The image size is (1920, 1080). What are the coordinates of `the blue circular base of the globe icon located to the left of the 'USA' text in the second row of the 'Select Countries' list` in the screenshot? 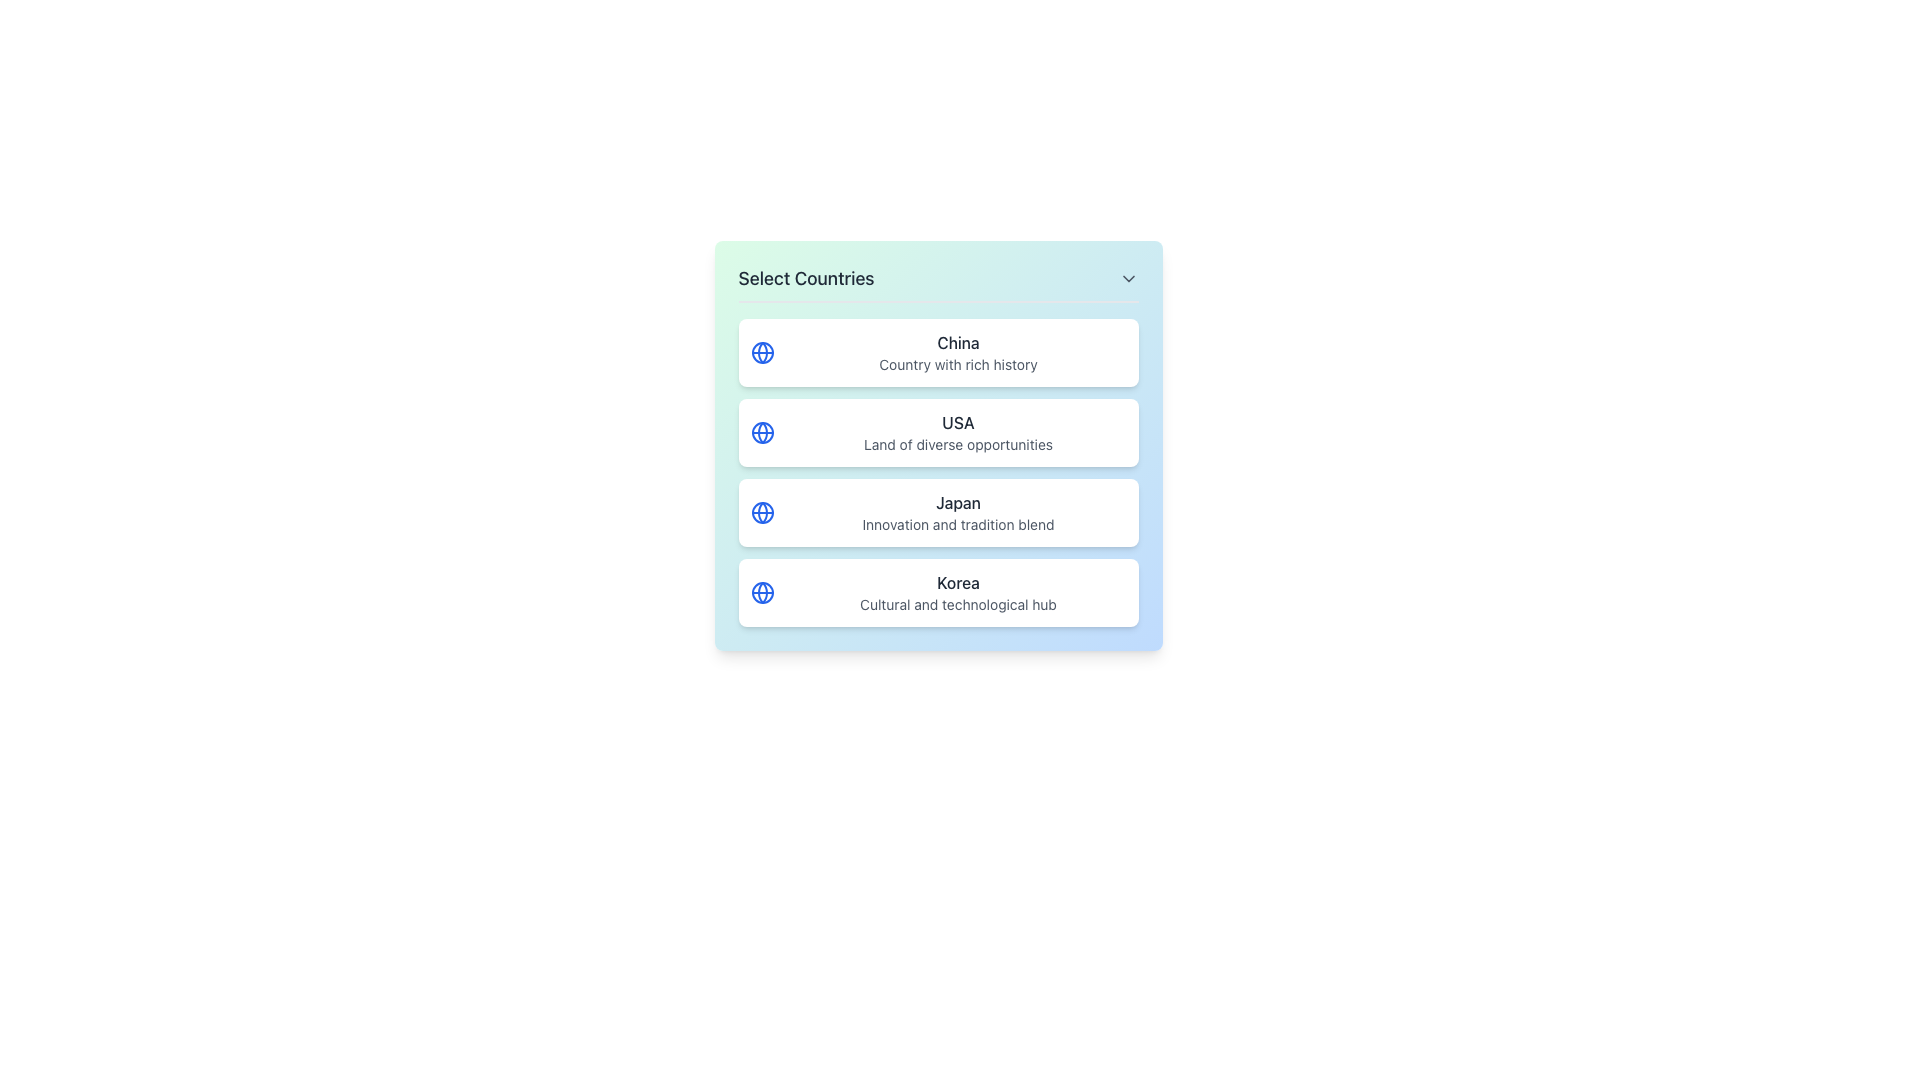 It's located at (761, 431).